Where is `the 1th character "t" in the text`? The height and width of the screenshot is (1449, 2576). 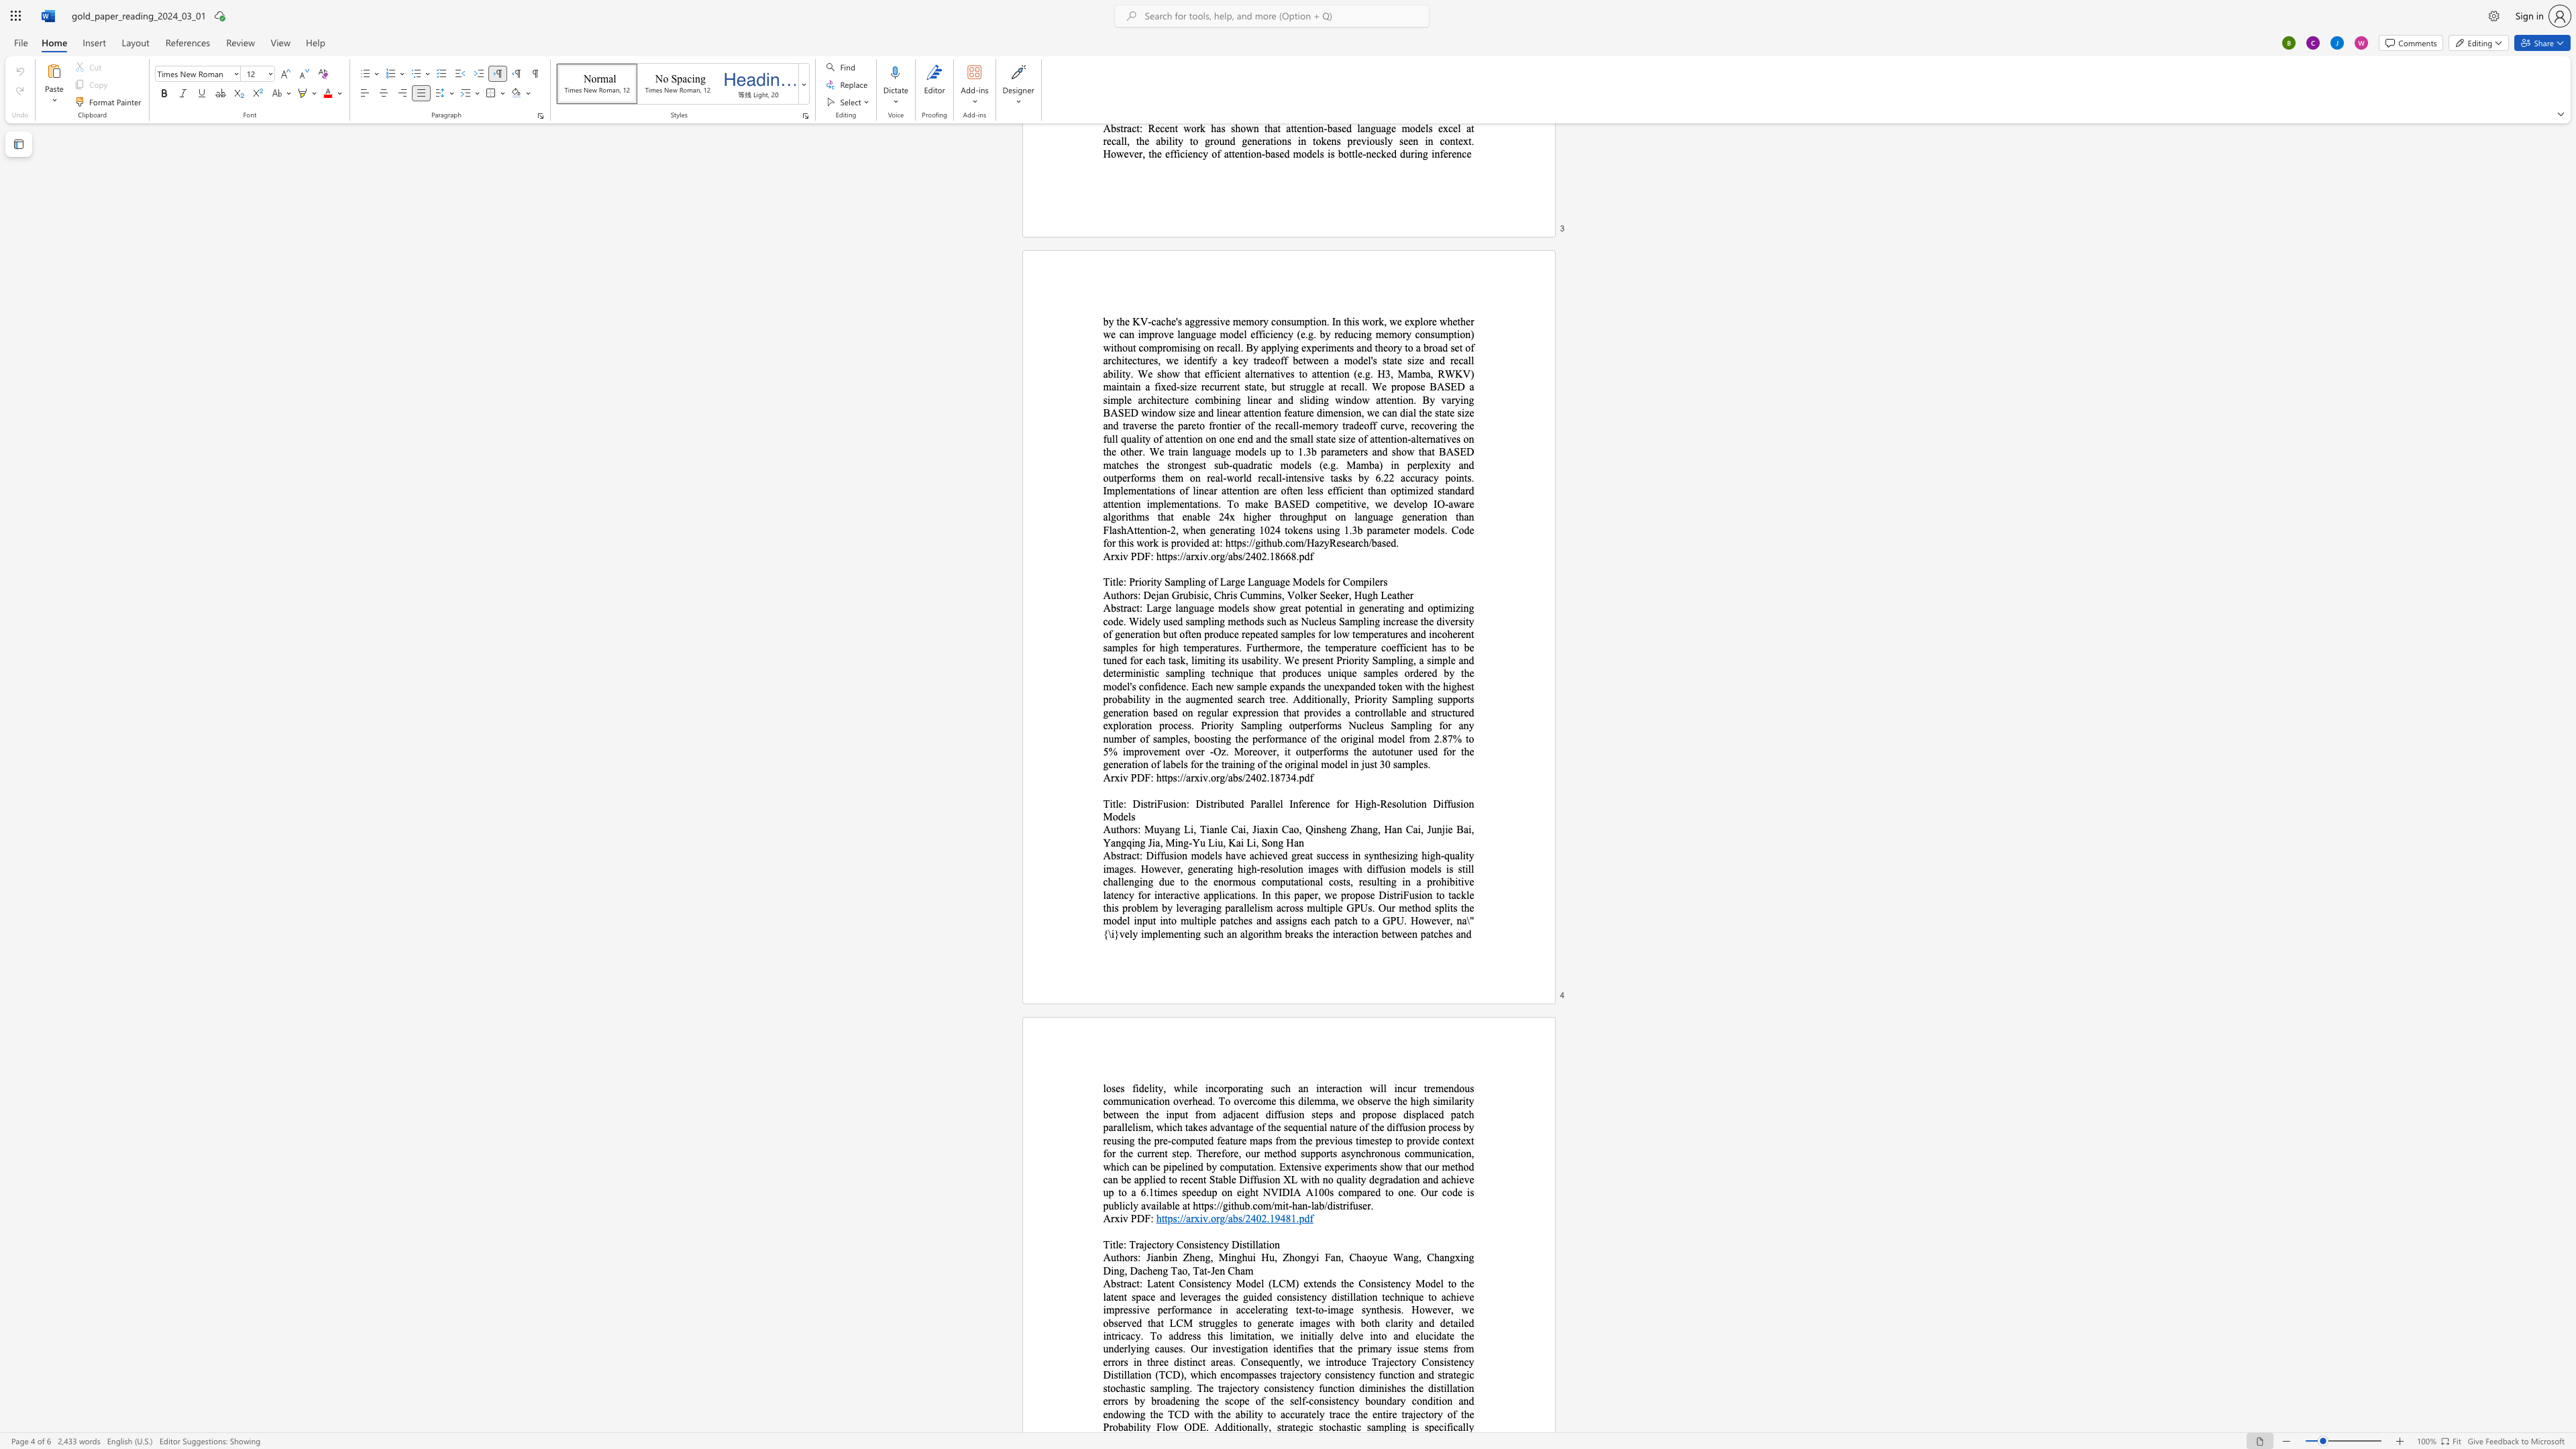 the 1th character "t" in the text is located at coordinates (1148, 804).